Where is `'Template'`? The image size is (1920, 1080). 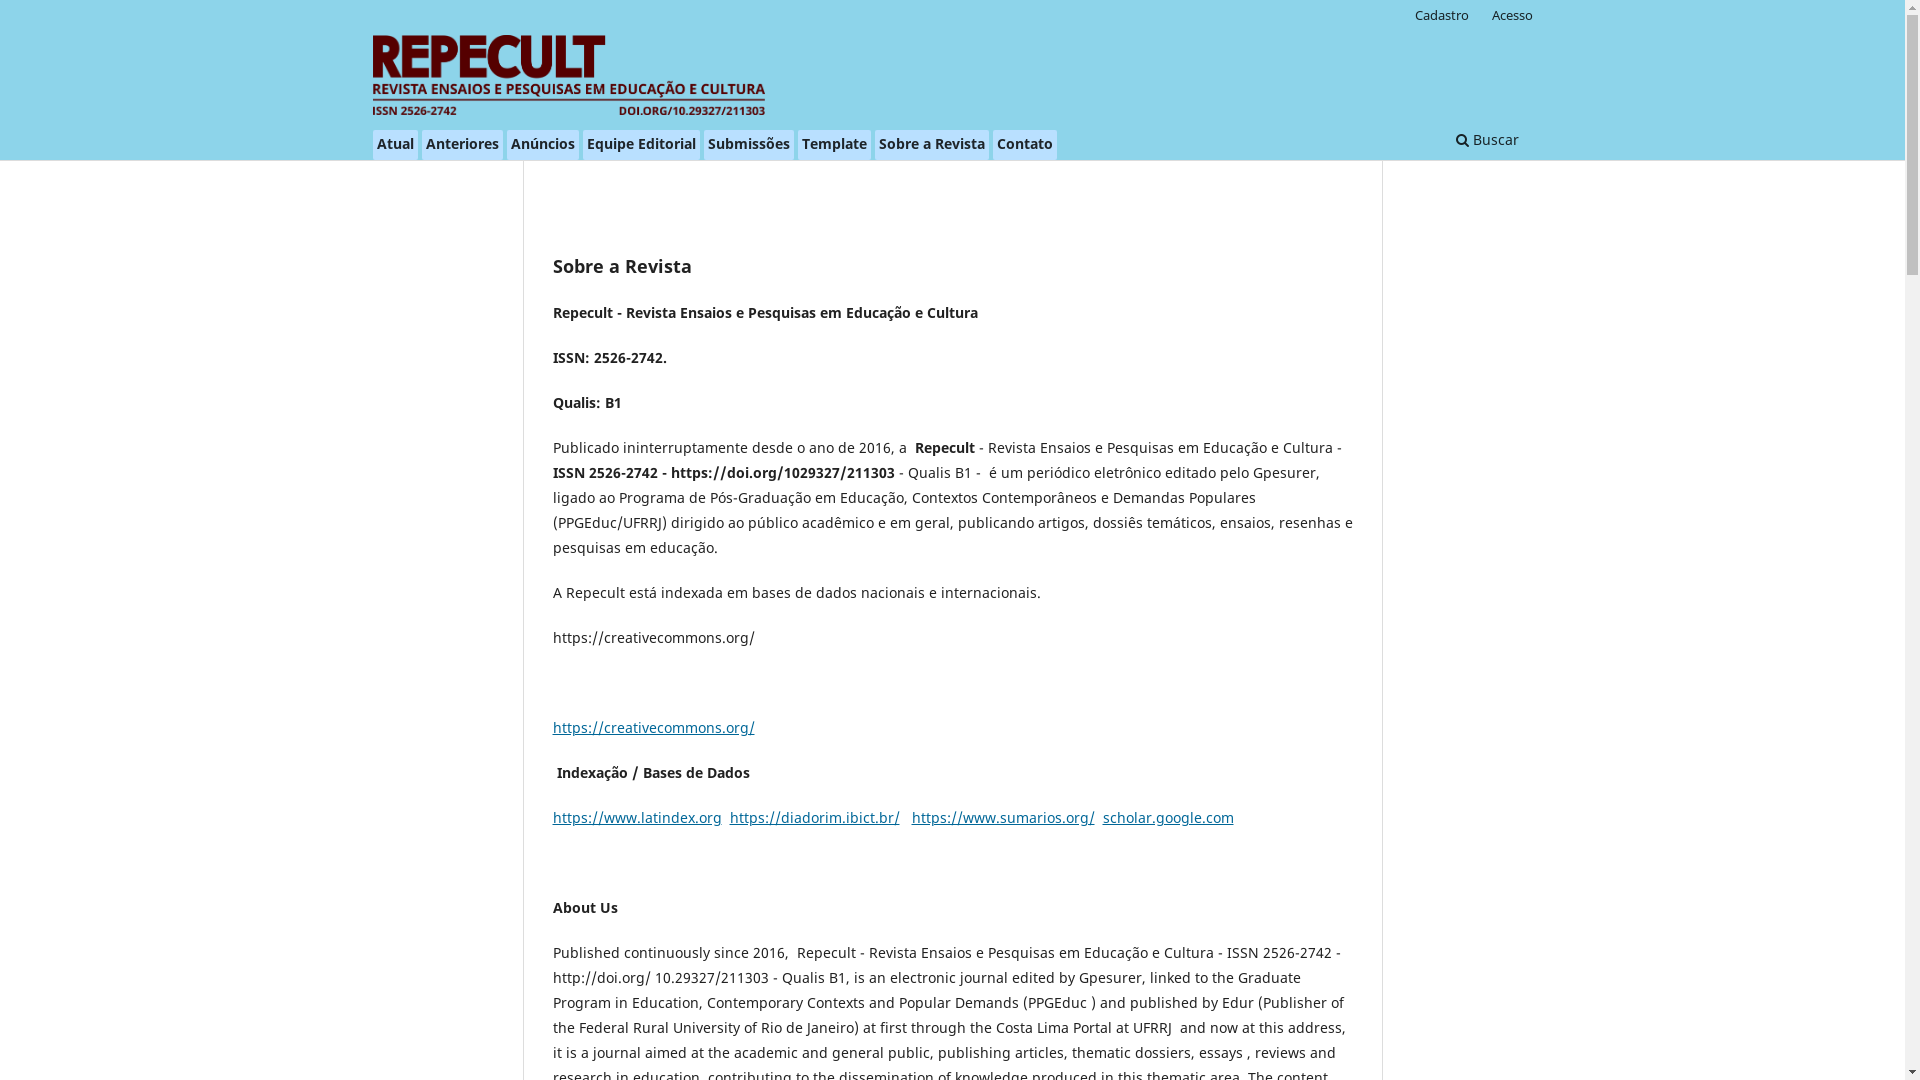 'Template' is located at coordinates (834, 144).